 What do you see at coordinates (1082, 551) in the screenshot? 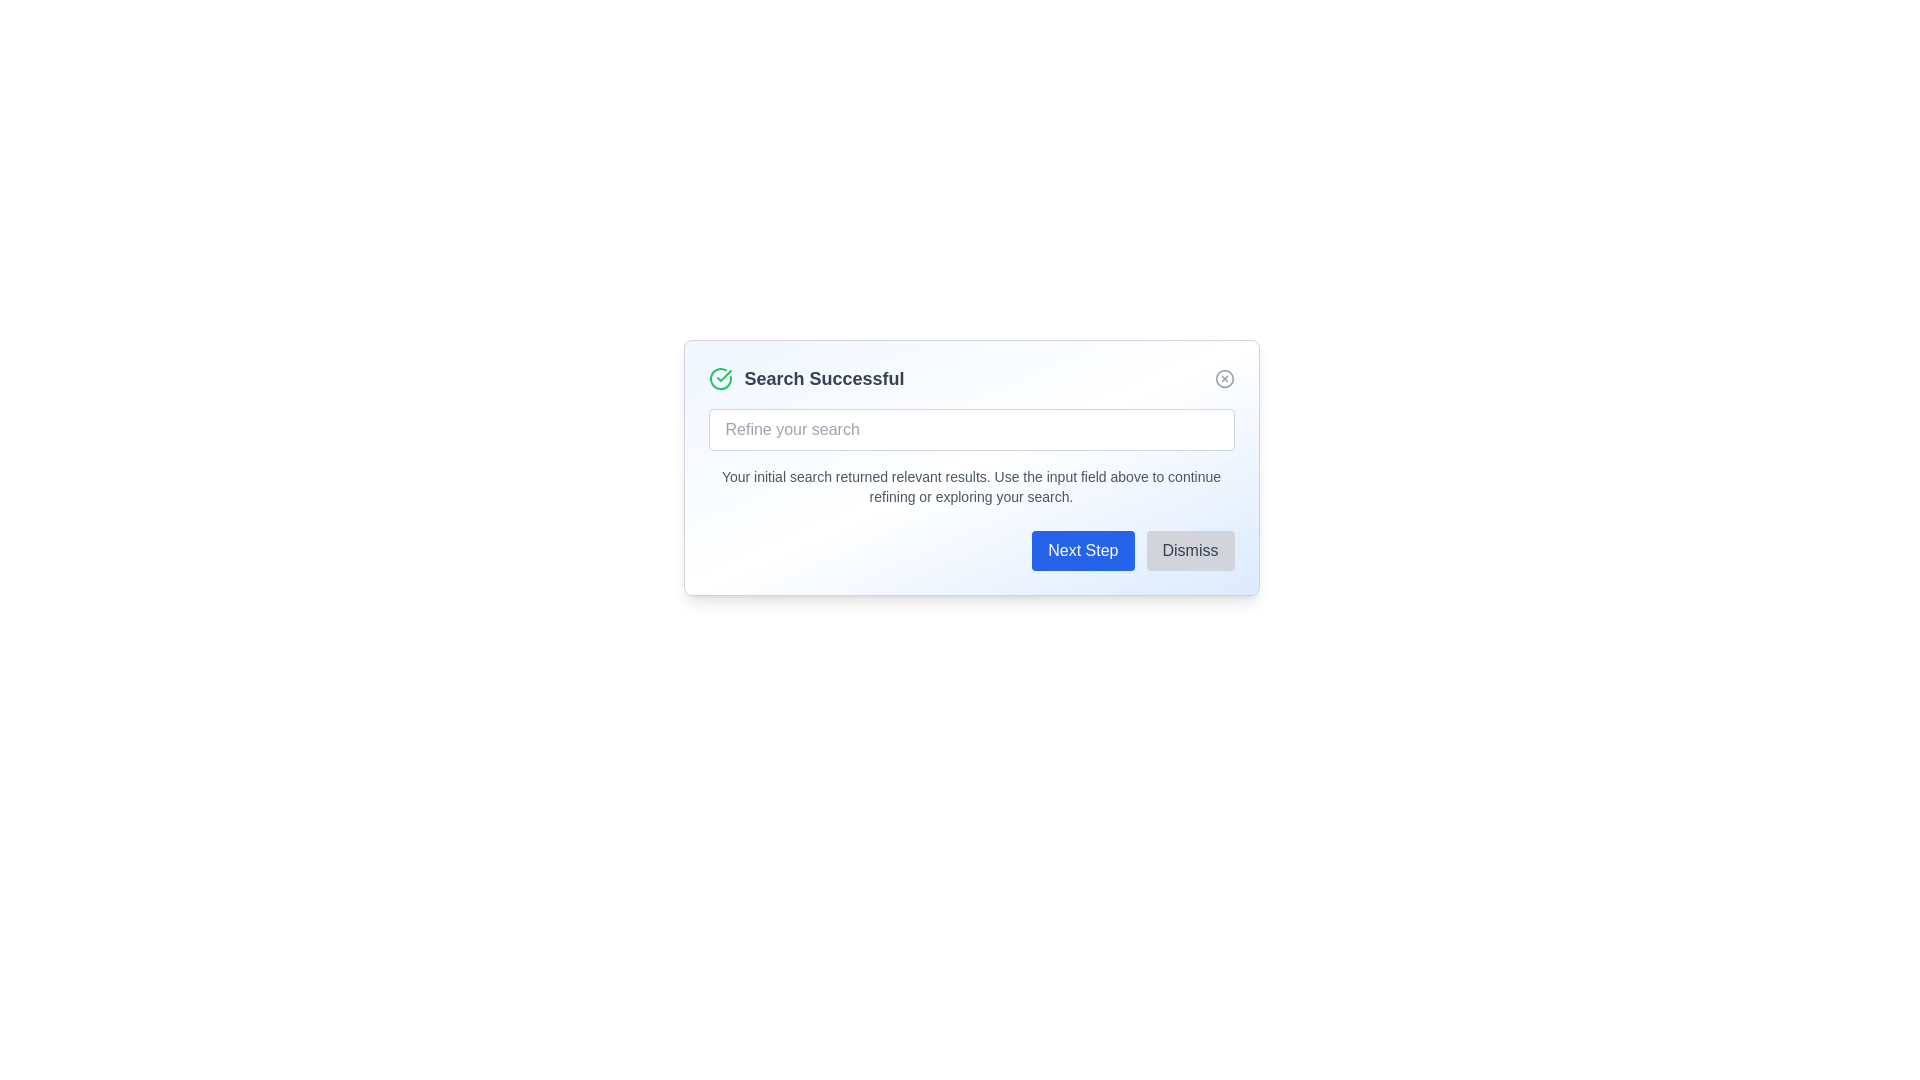
I see `the button labeled Next Step to observe its hover effect` at bounding box center [1082, 551].